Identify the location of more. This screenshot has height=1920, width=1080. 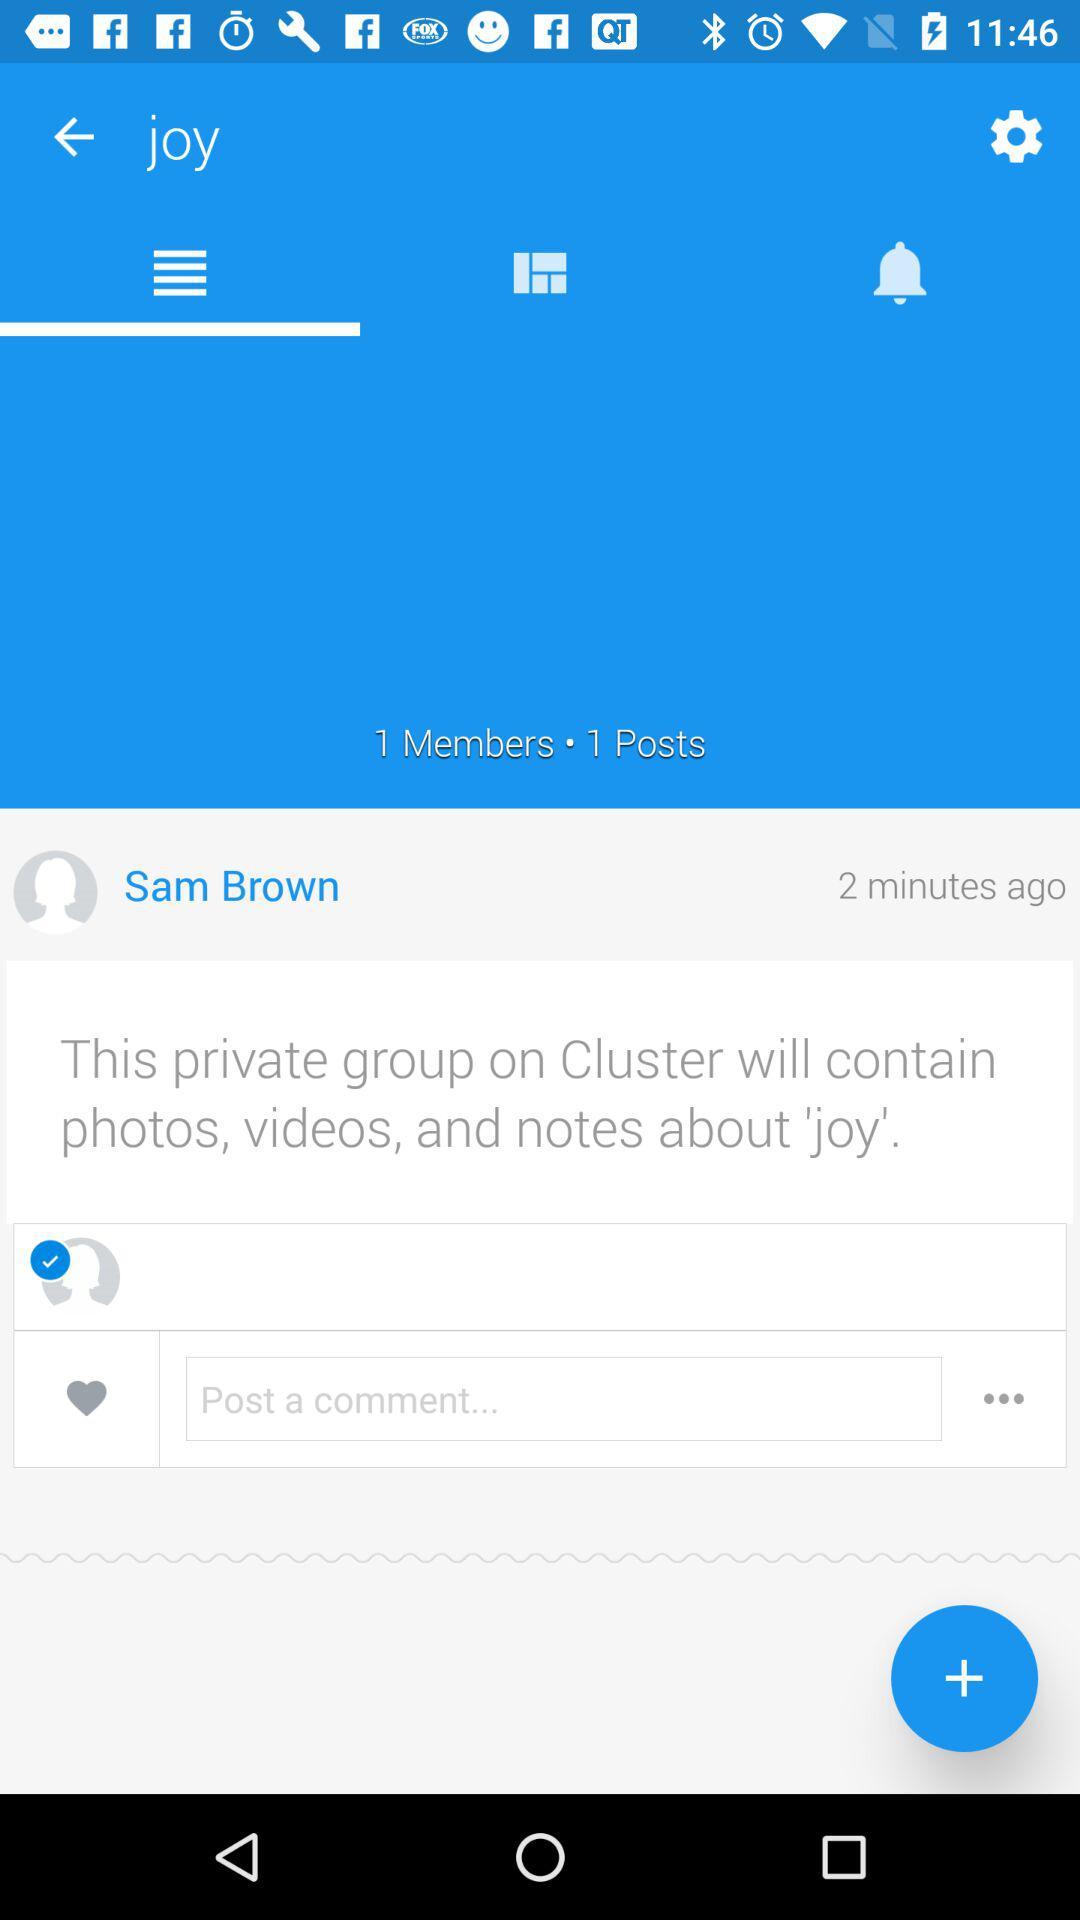
(1003, 1397).